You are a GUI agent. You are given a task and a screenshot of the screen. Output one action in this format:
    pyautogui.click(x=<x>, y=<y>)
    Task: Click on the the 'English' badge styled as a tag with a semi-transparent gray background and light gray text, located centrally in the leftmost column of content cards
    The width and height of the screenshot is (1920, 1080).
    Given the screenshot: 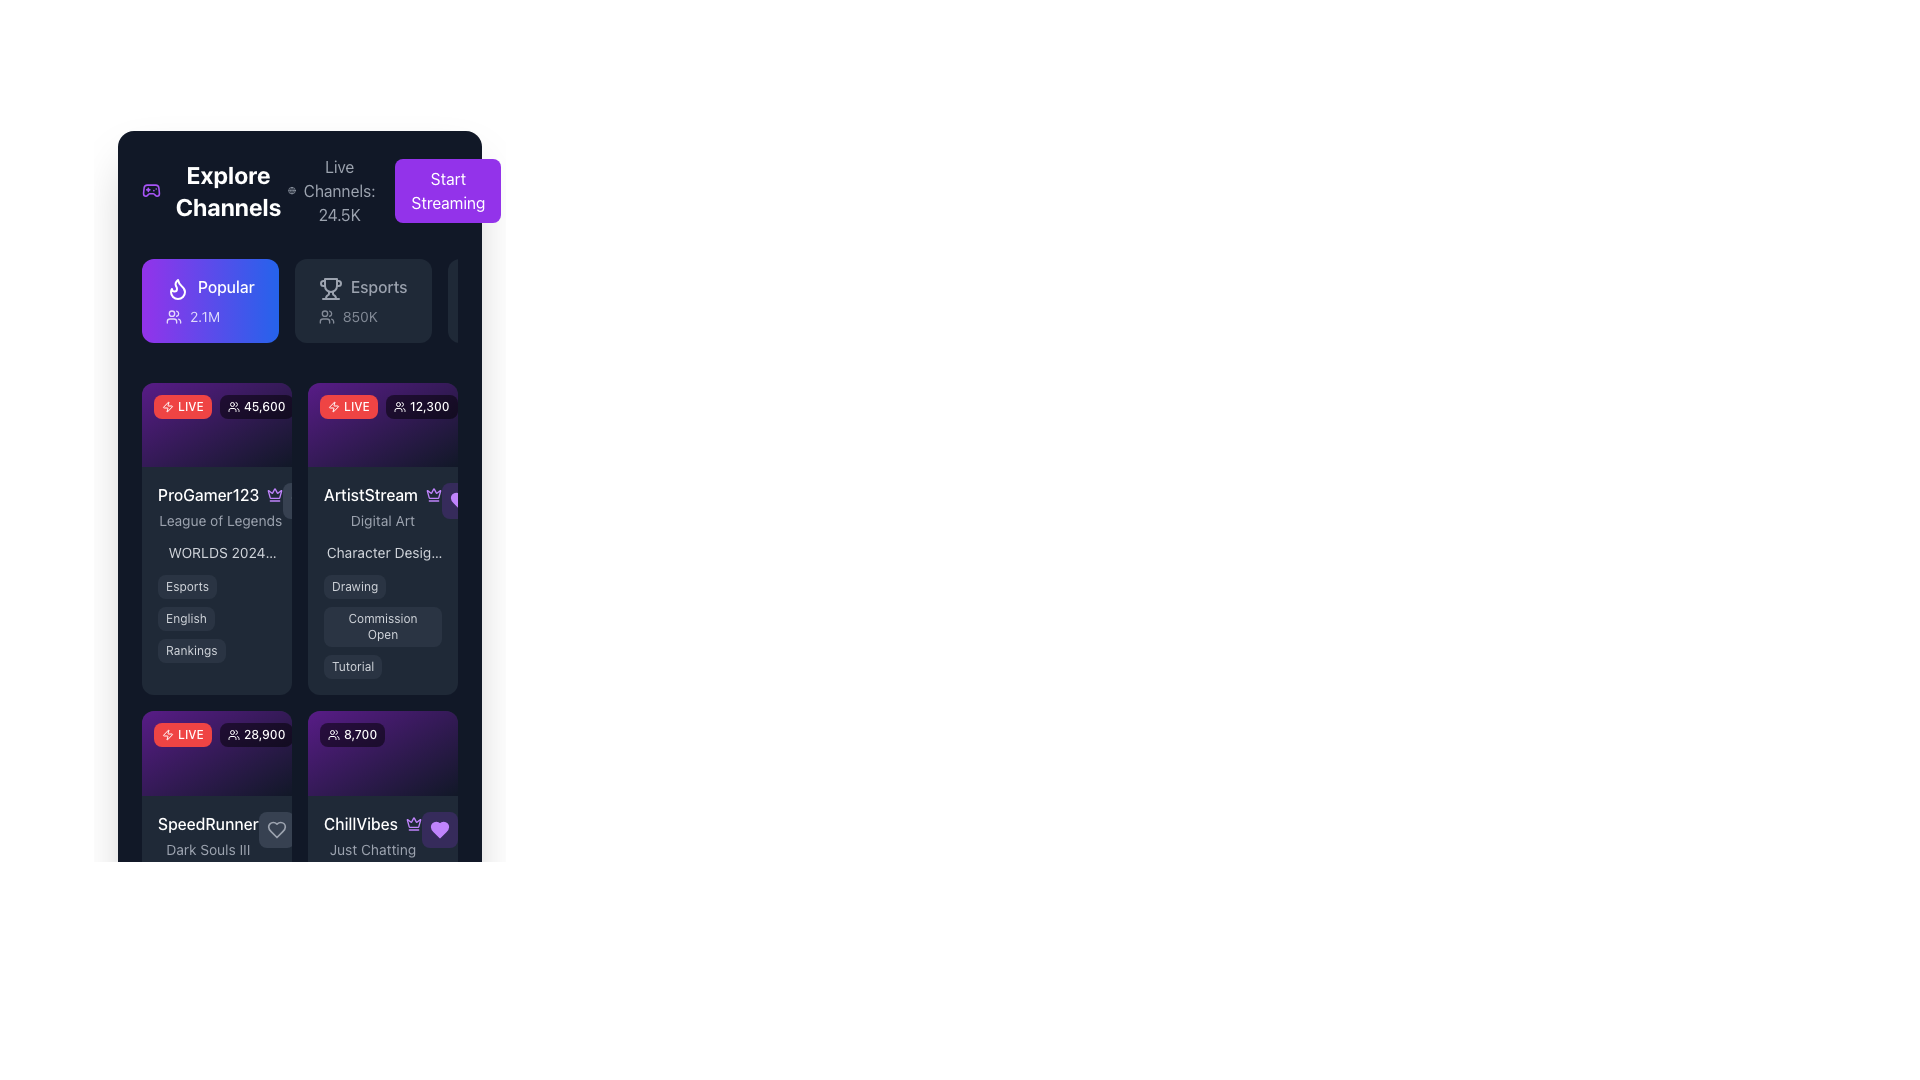 What is the action you would take?
    pyautogui.click(x=186, y=618)
    